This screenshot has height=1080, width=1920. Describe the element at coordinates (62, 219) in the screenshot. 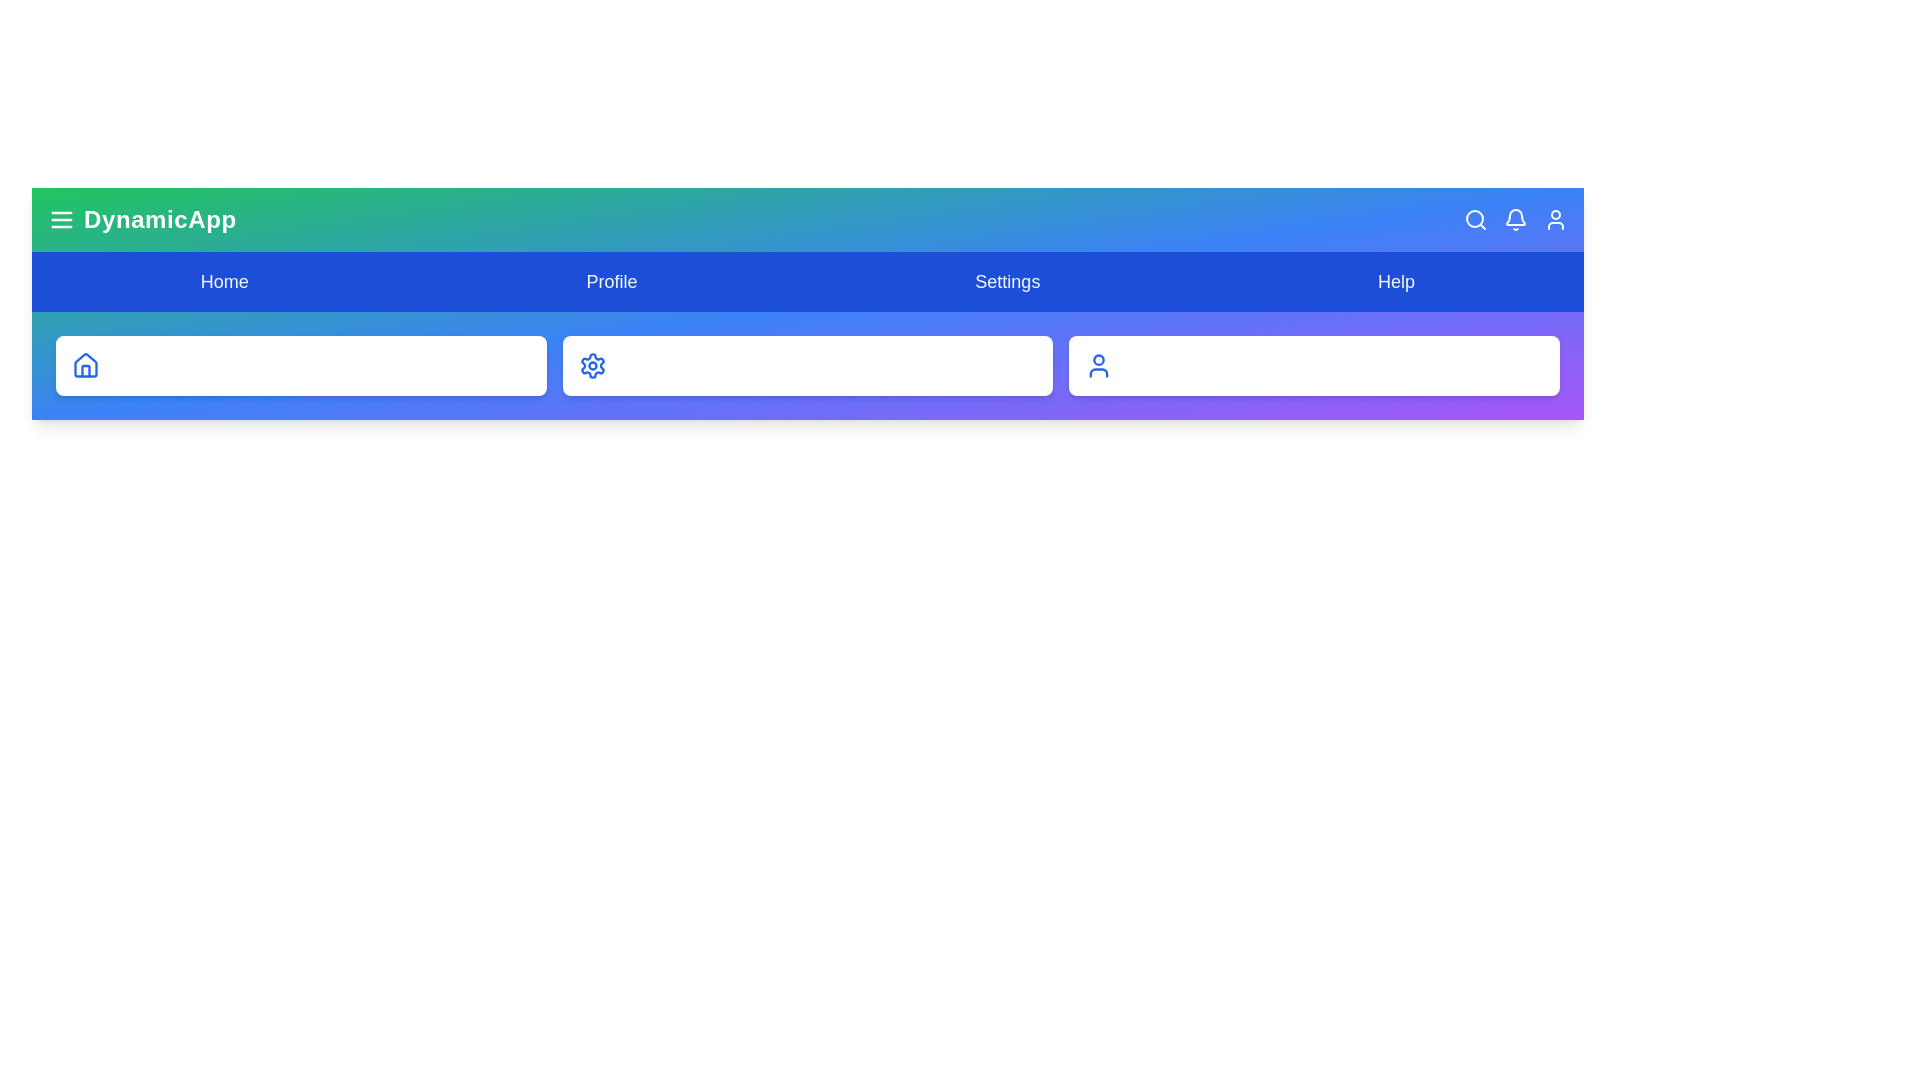

I see `the menu icon to toggle the menu visibility` at that location.